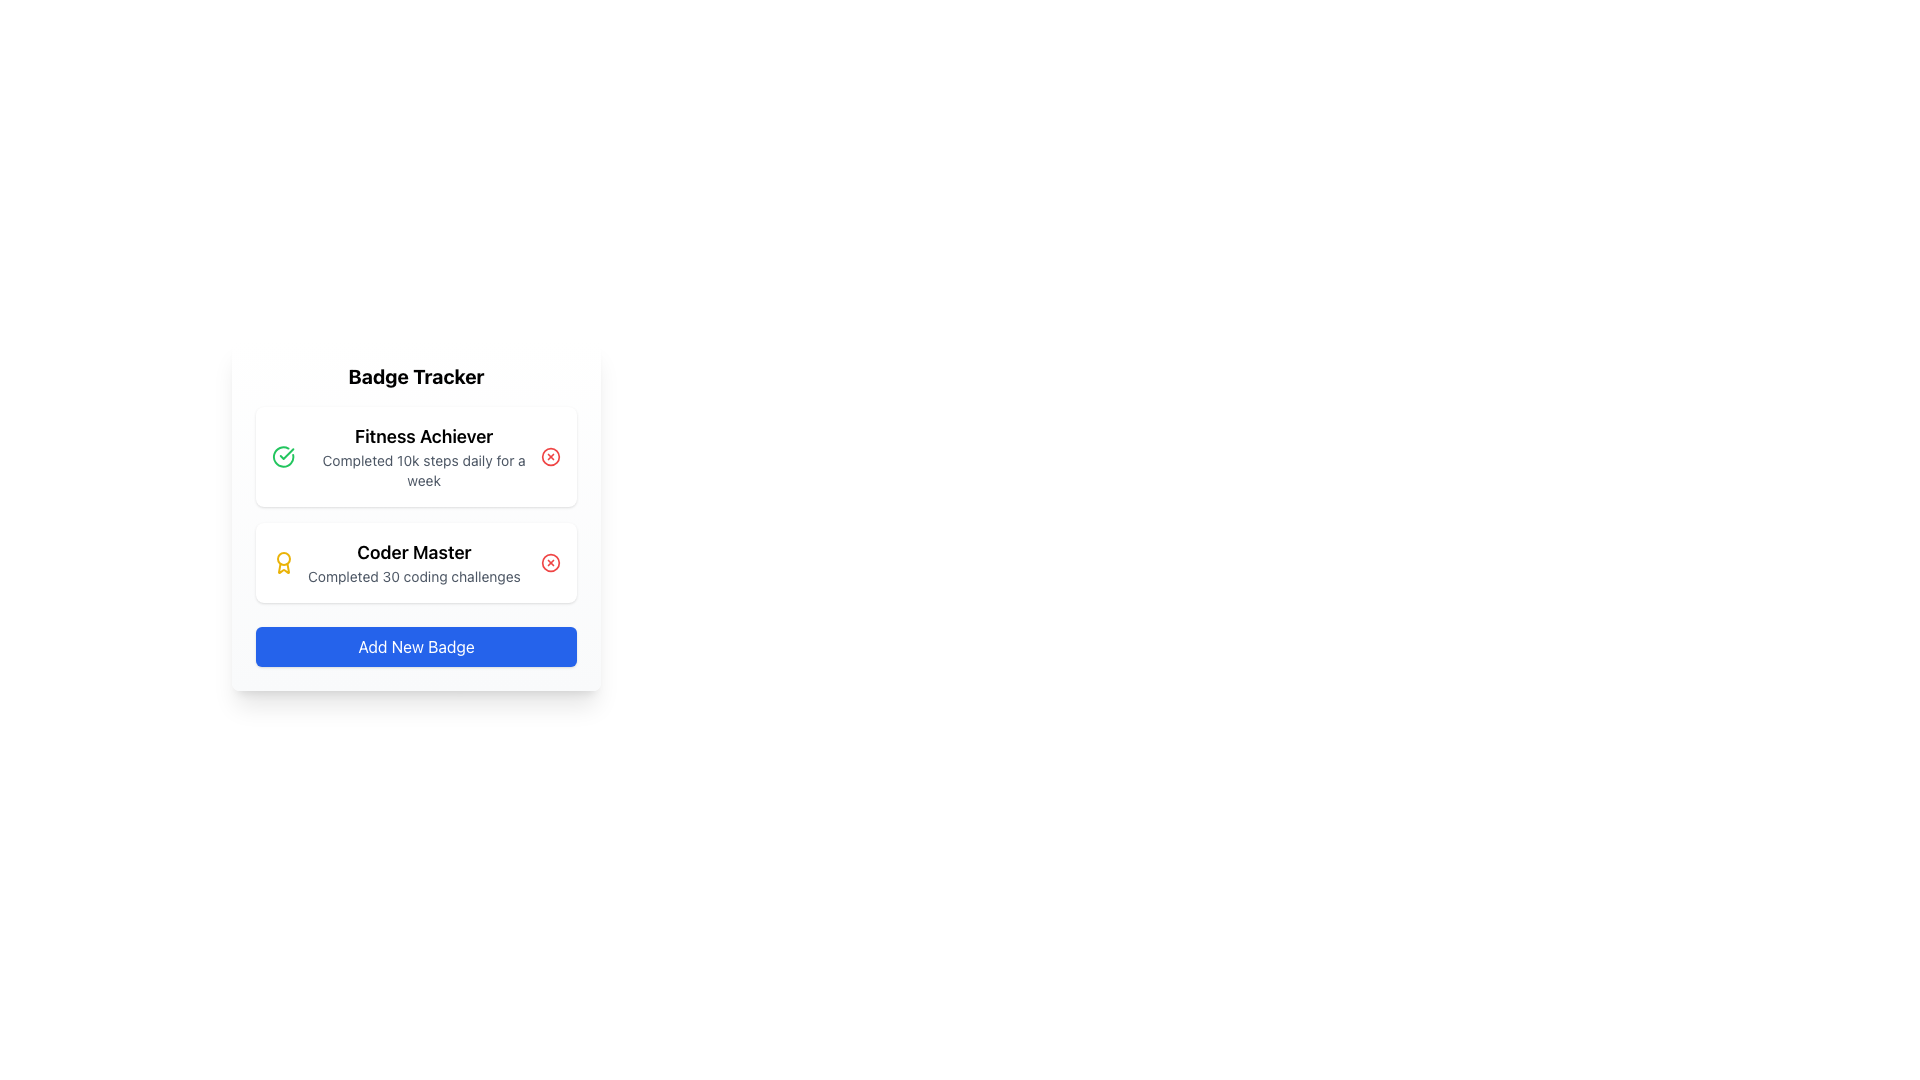  I want to click on bold text label 'Badge Tracker' that is centered at the top of the card, positioned above the achievements listing, so click(415, 377).